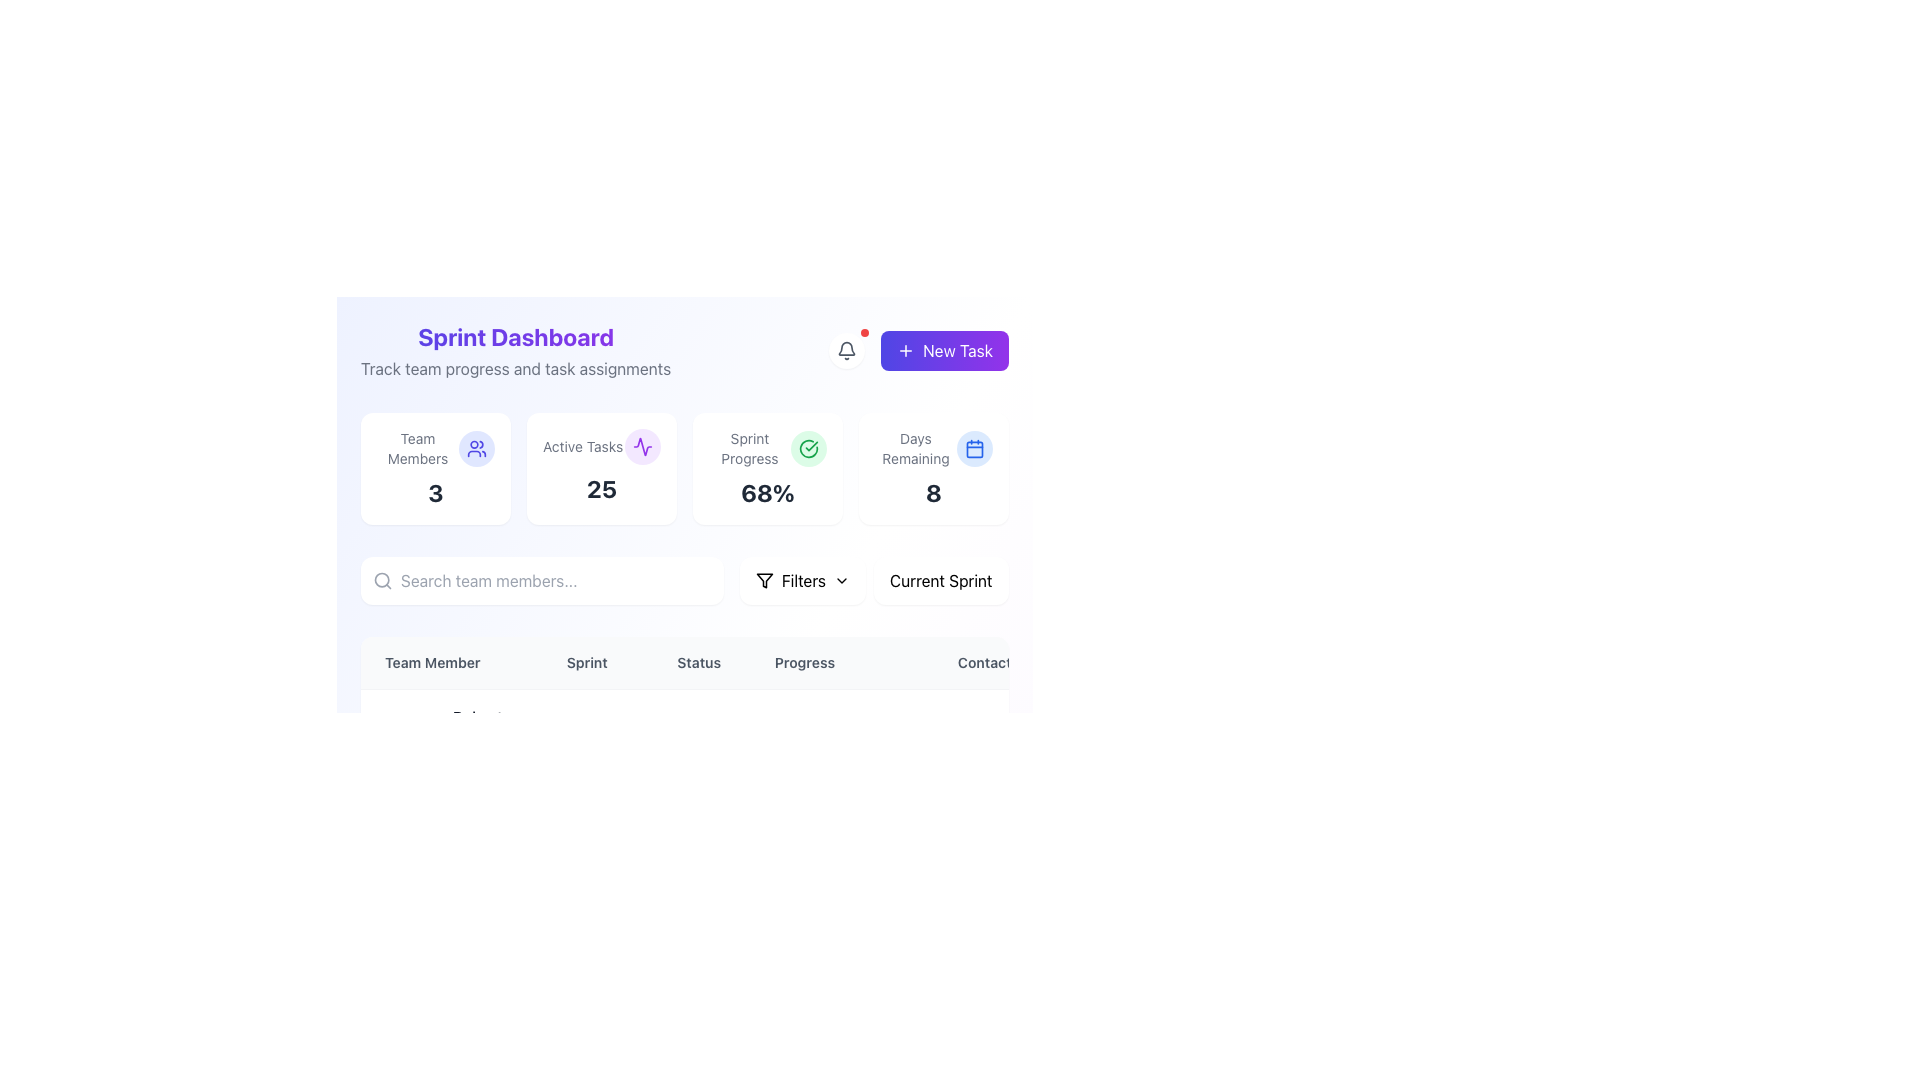  I want to click on text of the filter label button located centrally between the filter symbol icon and the chevron-down icon in the lower middle section of the dashboard, so click(803, 581).